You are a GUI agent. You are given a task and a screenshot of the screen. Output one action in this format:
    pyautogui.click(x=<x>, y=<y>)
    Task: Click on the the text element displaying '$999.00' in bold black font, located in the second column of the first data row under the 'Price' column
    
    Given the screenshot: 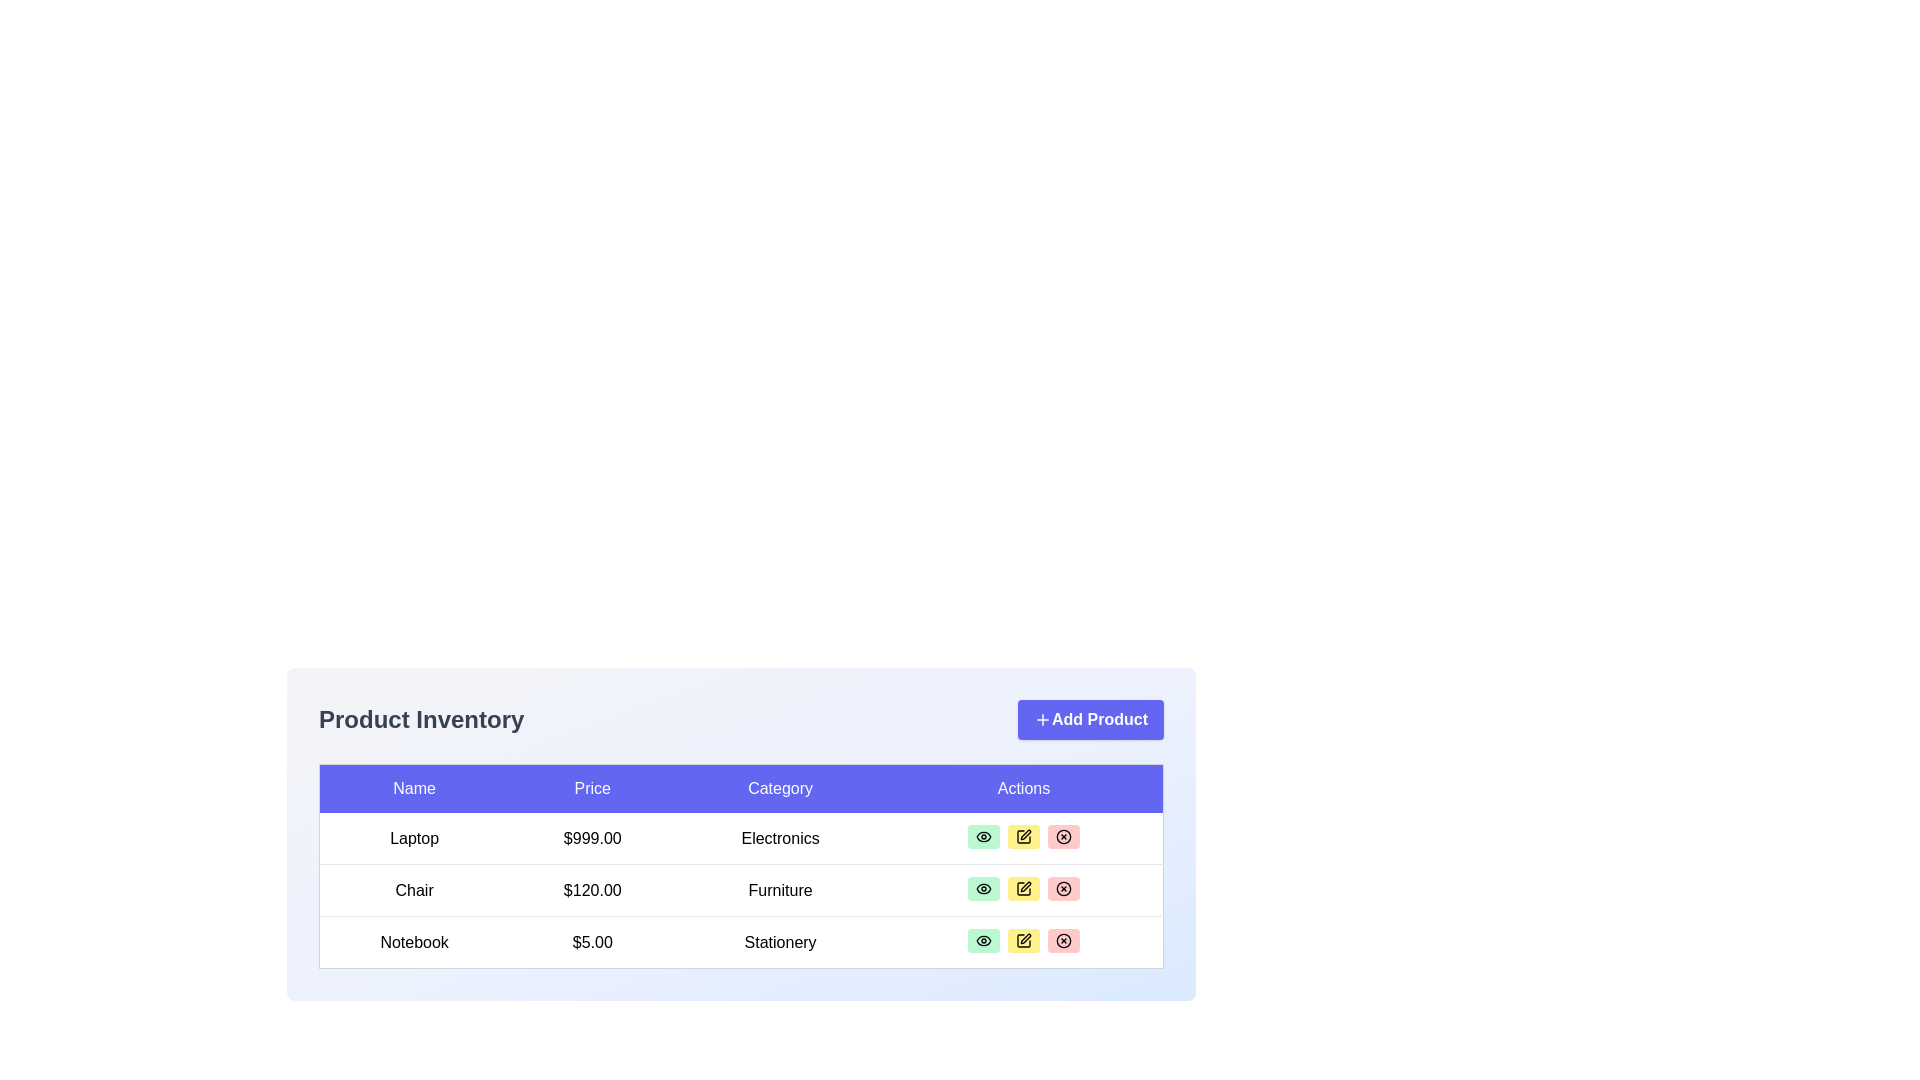 What is the action you would take?
    pyautogui.click(x=591, y=838)
    